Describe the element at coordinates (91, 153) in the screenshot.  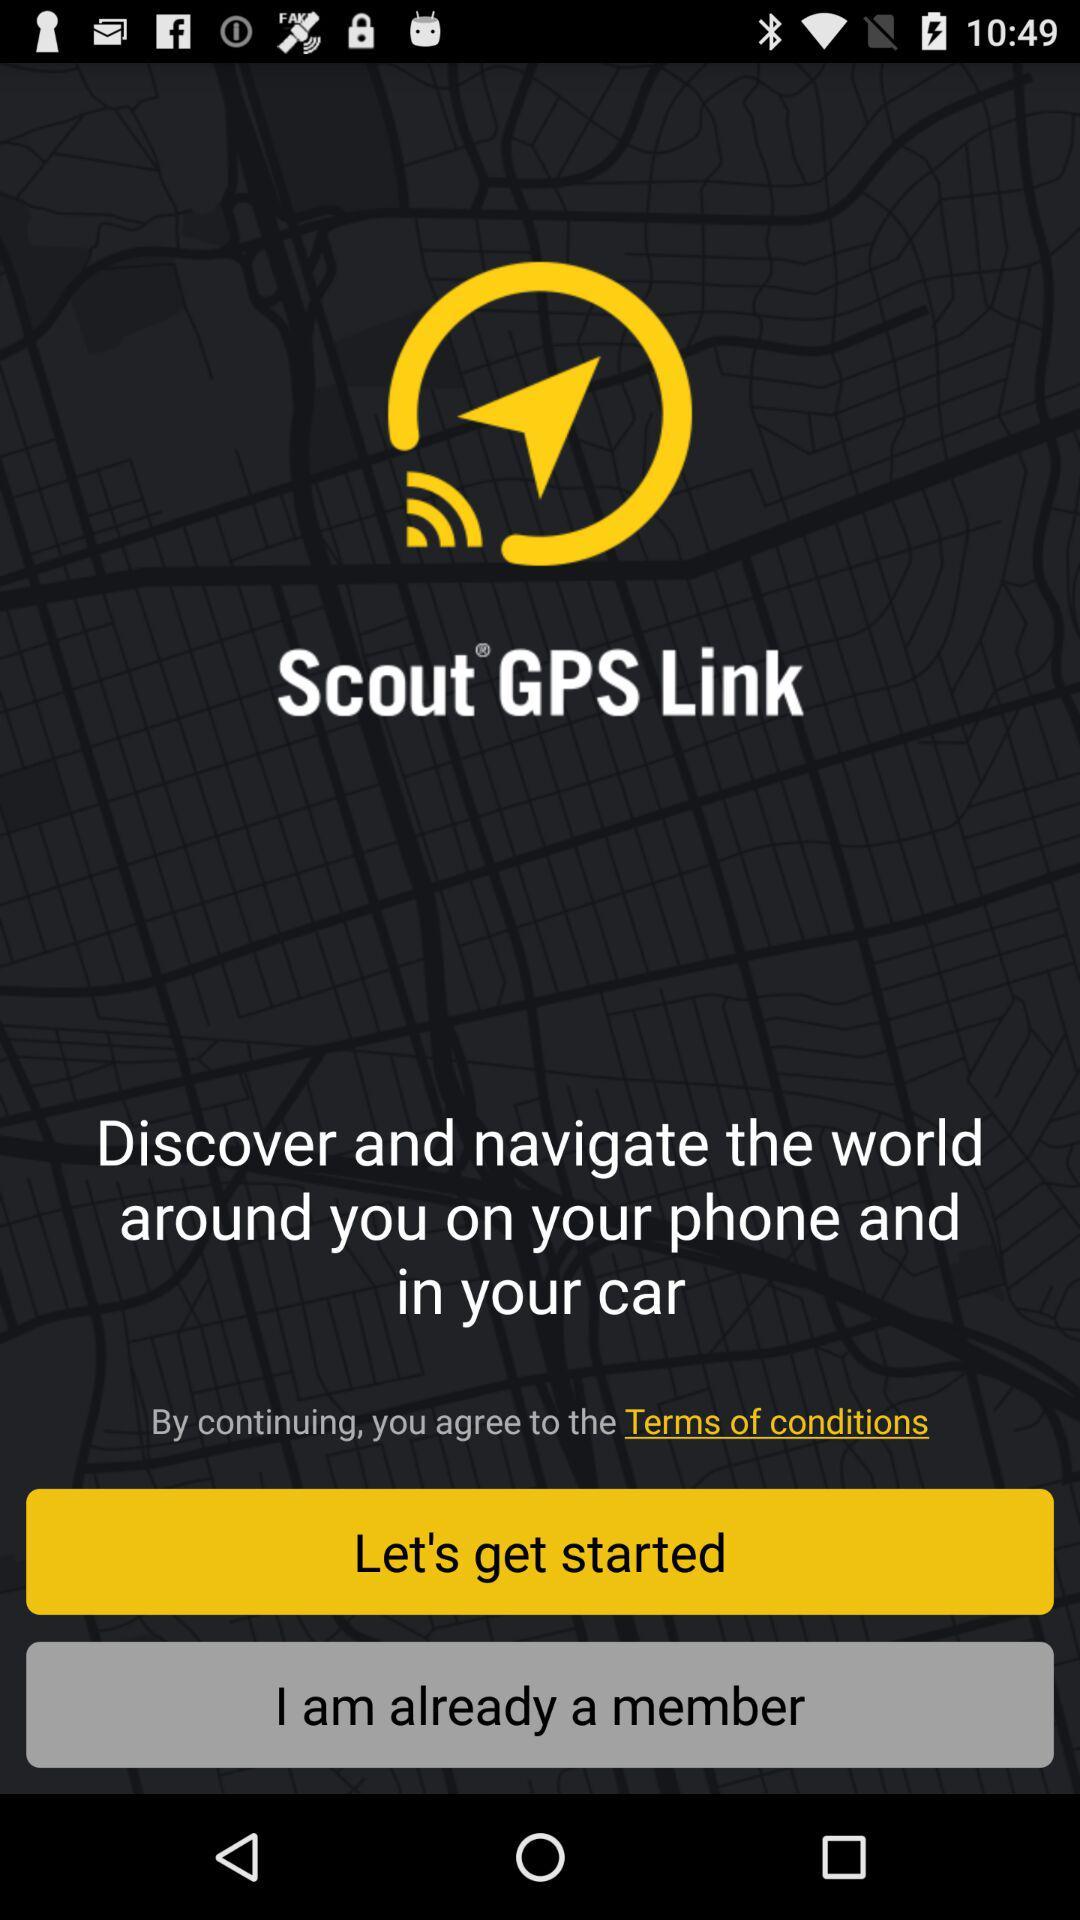
I see `the item above the discover and navigate icon` at that location.